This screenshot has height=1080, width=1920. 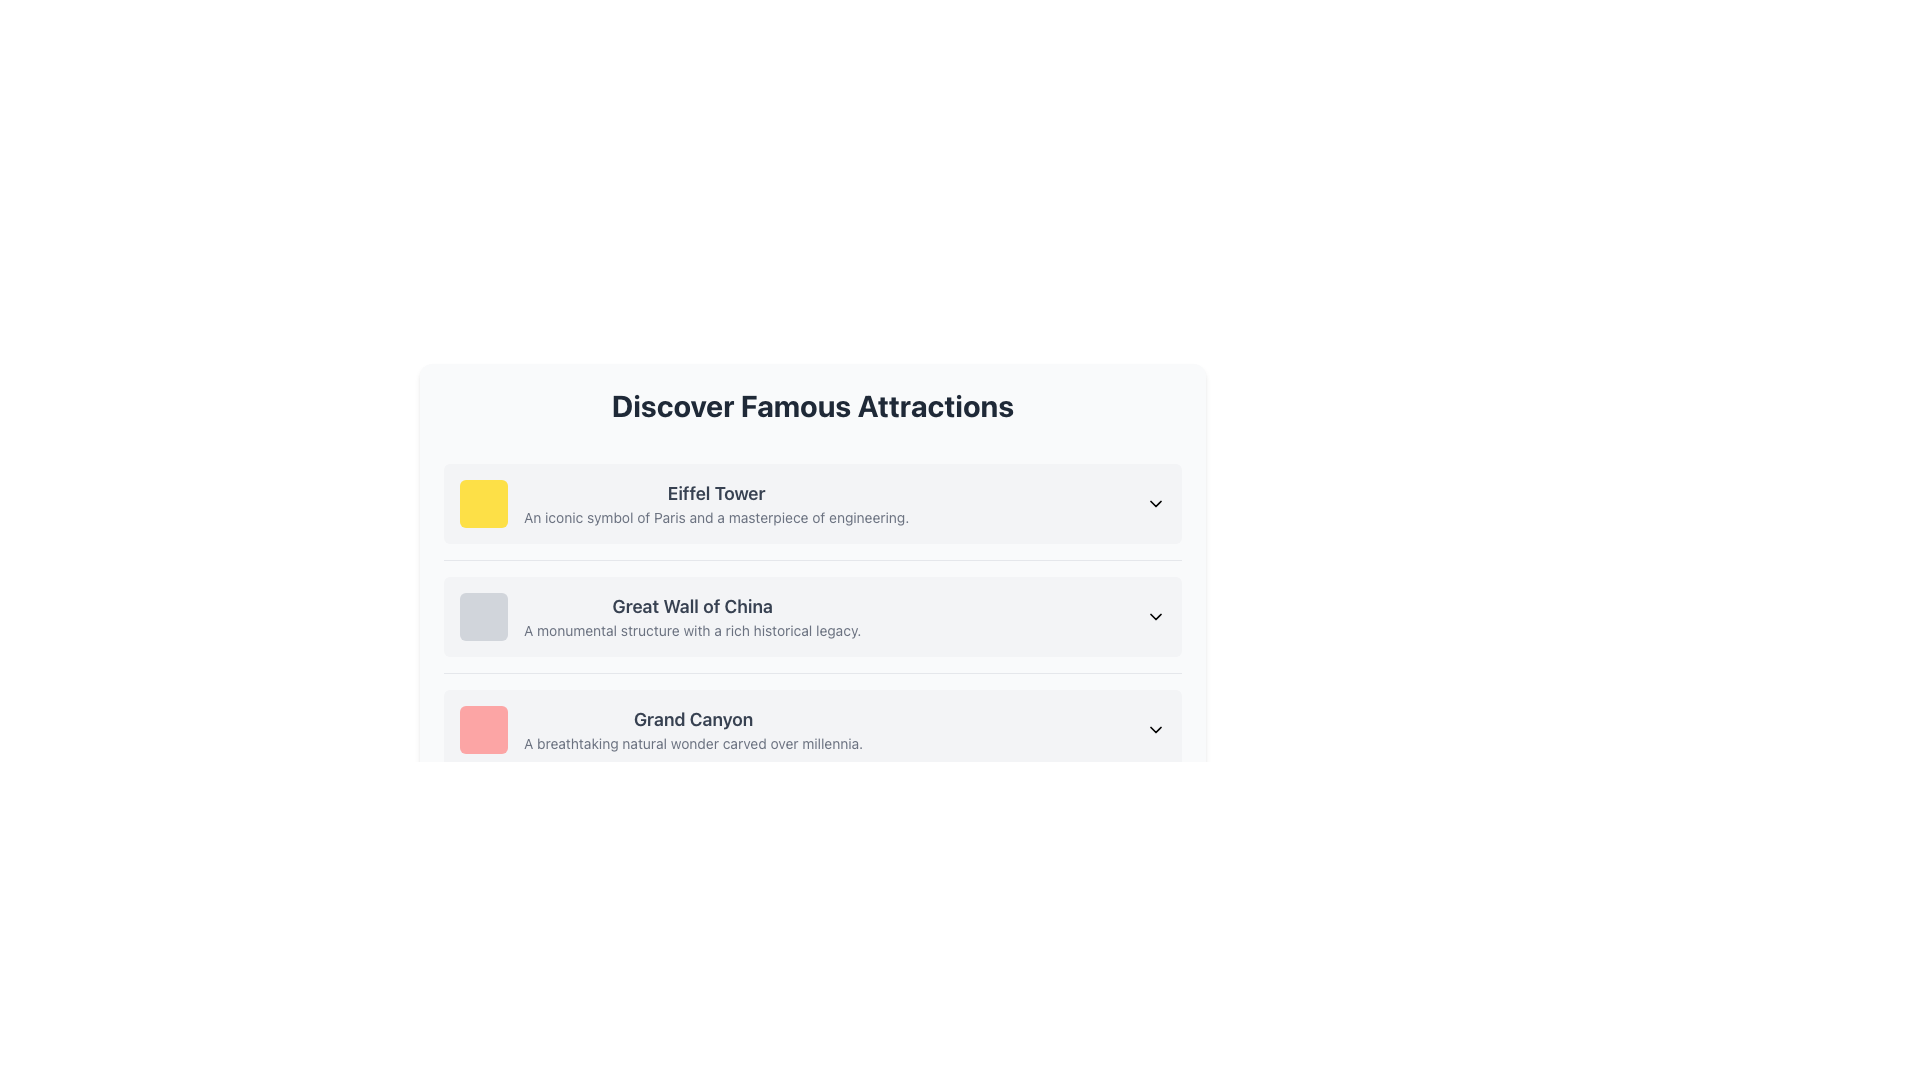 I want to click on the descriptive text element about a famous attraction, which is the second item in a vertically stacked list of similar components, located in the central content area, so click(x=692, y=616).